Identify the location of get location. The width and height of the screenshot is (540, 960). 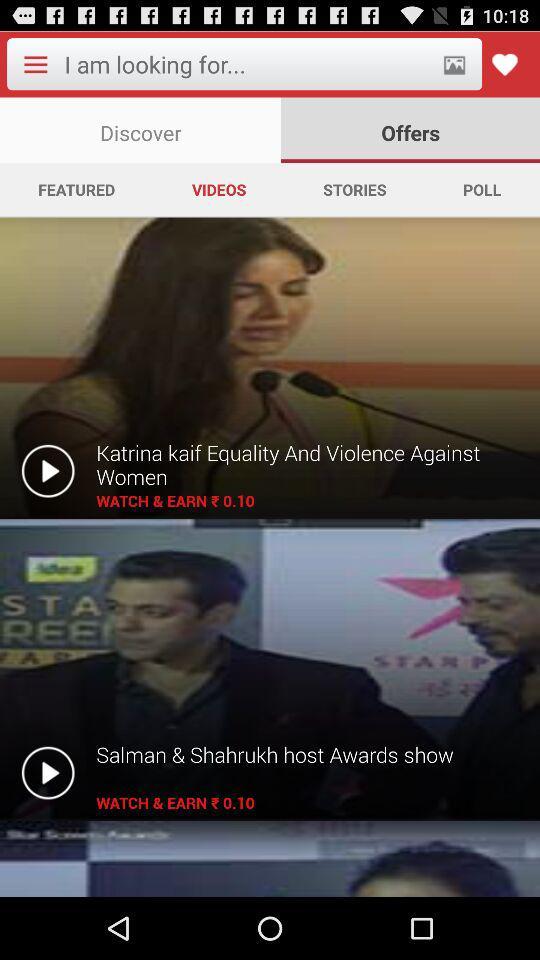
(454, 64).